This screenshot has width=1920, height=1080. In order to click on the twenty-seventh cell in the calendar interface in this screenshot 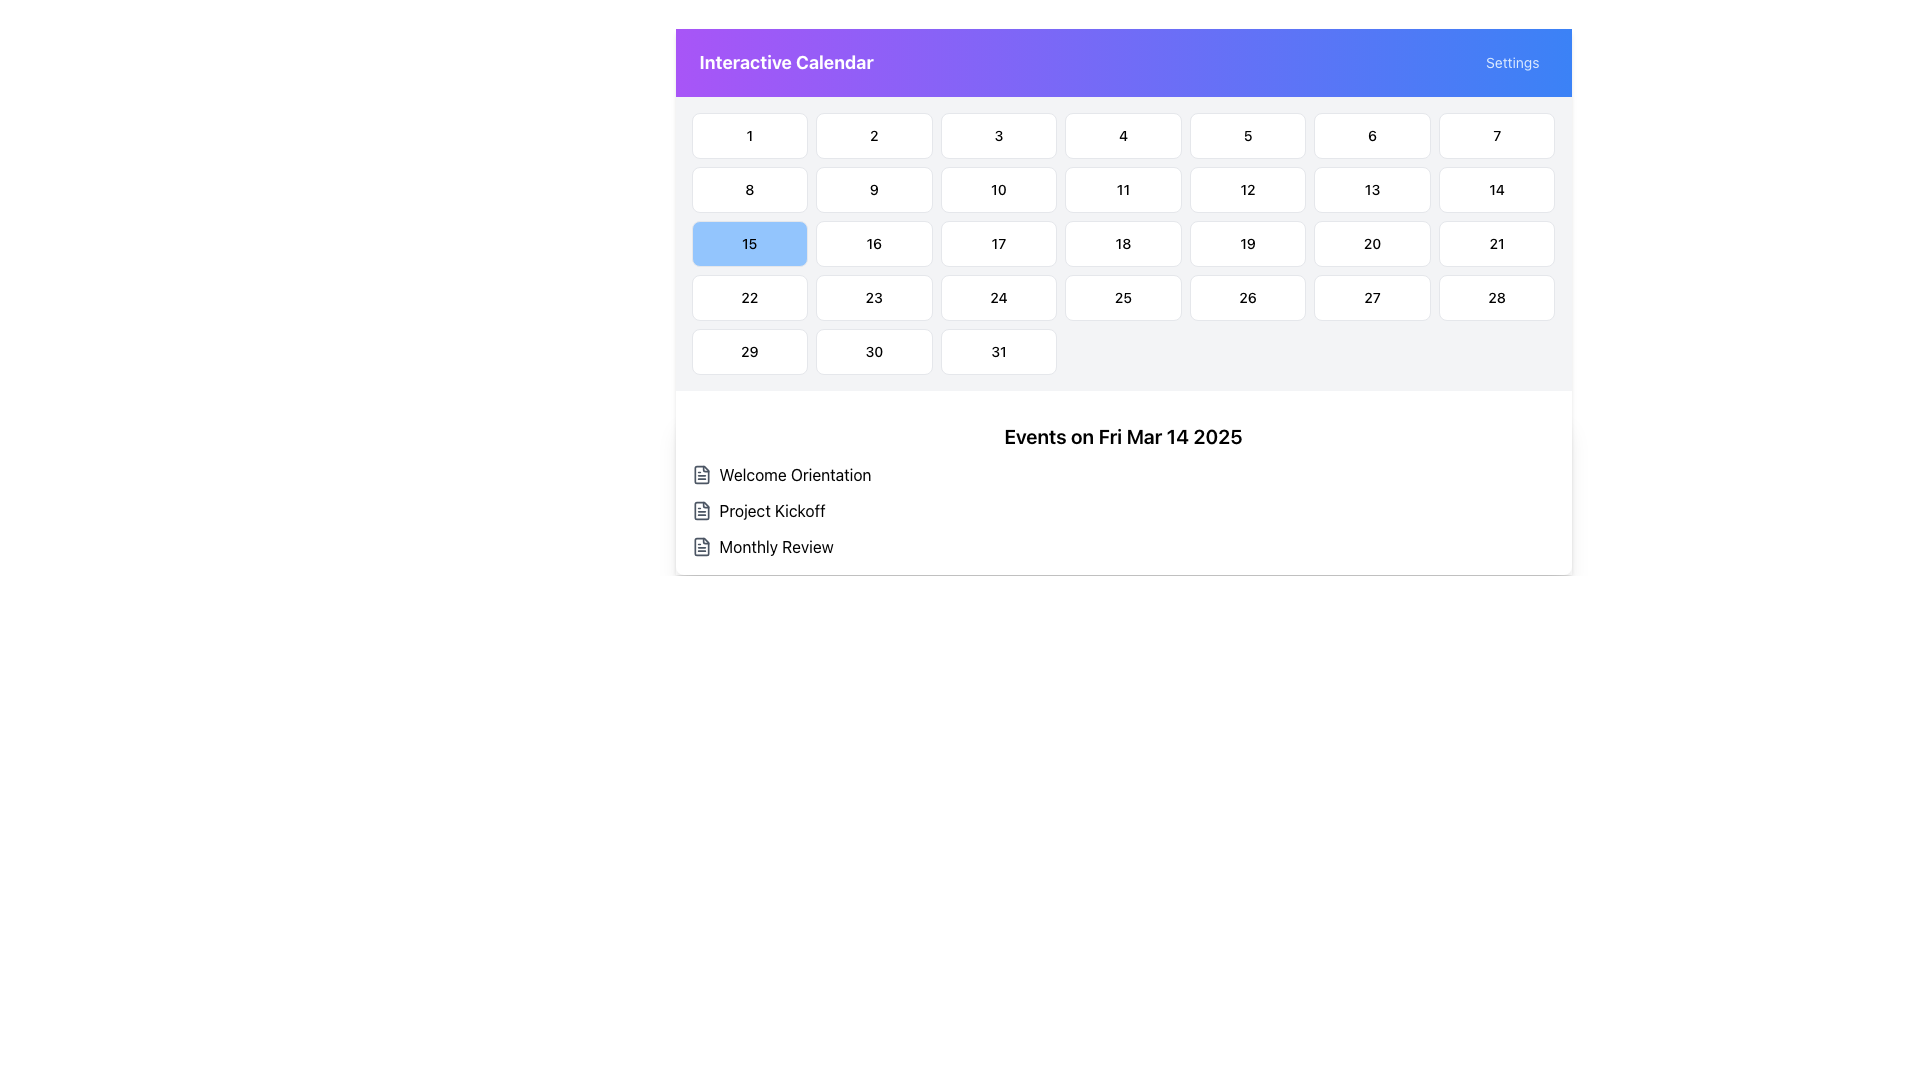, I will do `click(1371, 297)`.